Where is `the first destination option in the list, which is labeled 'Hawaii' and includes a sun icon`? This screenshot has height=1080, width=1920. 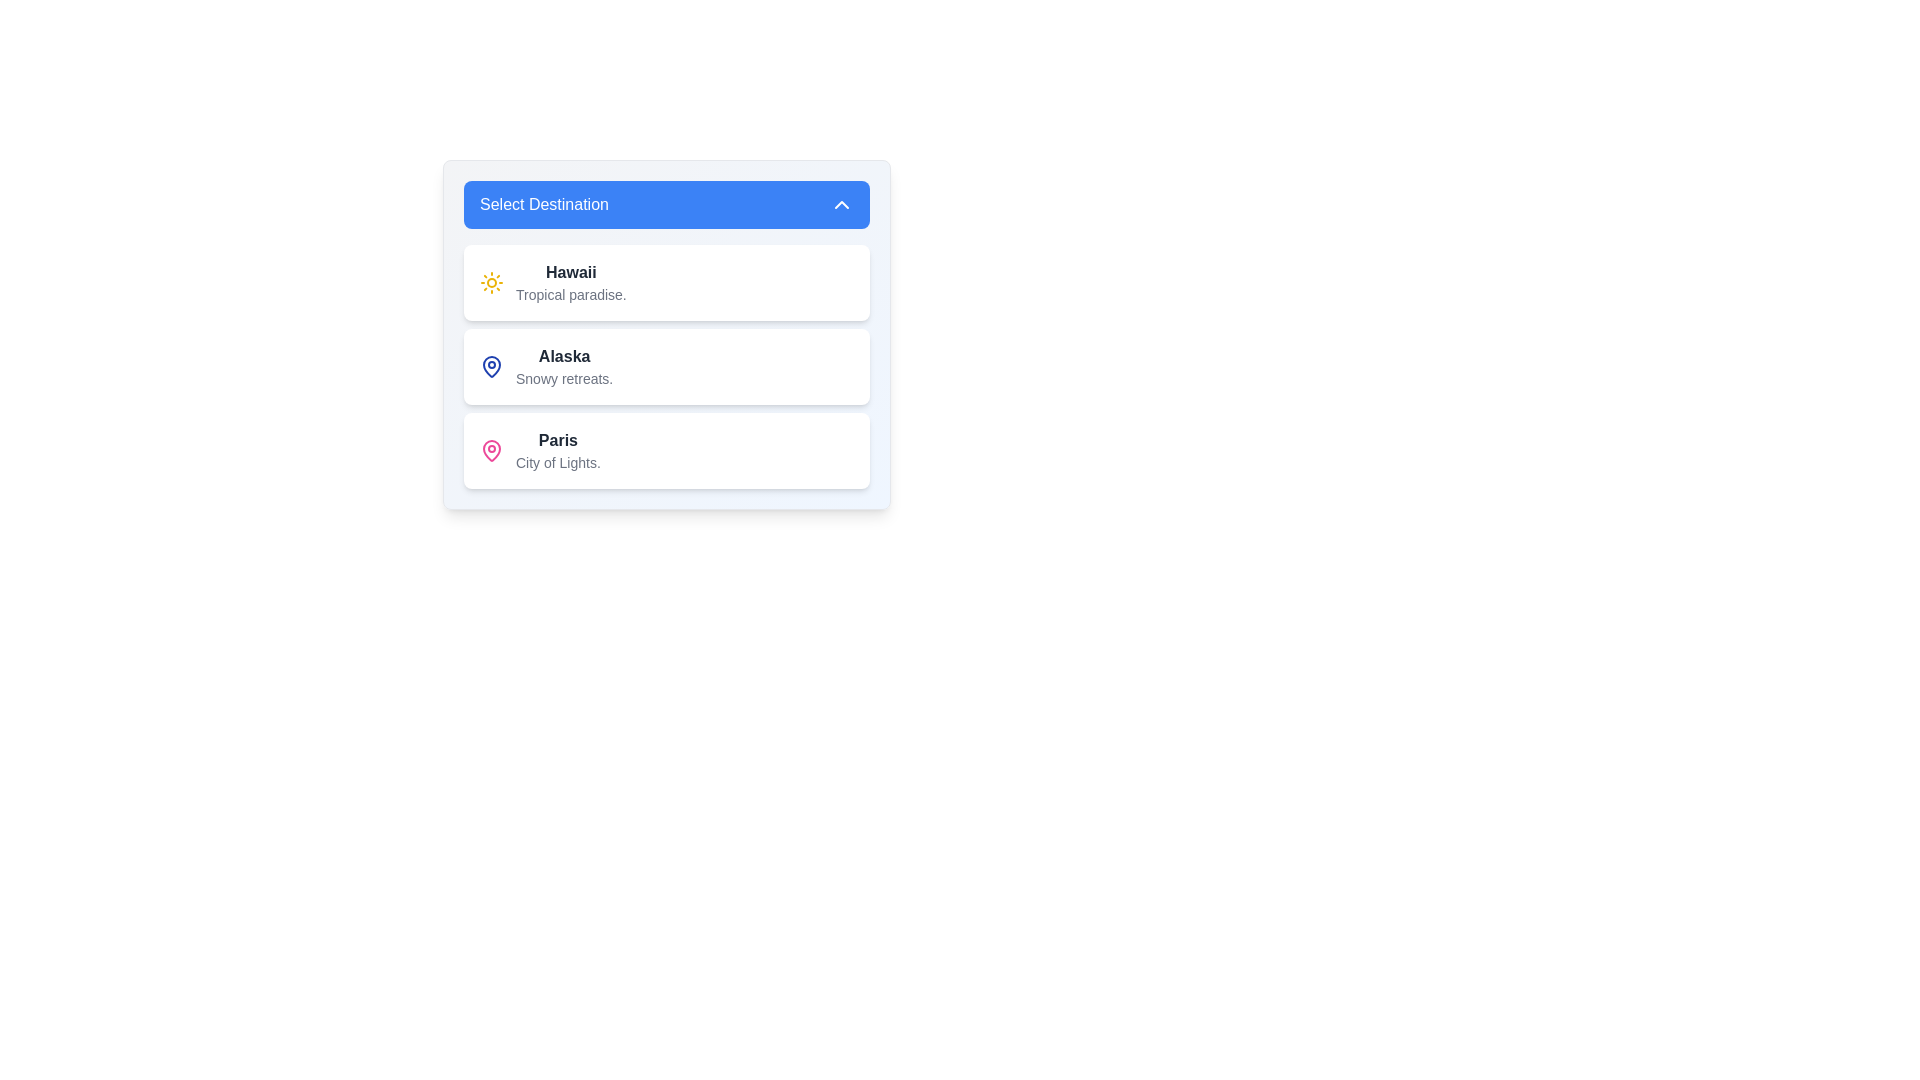
the first destination option in the list, which is labeled 'Hawaii' and includes a sun icon is located at coordinates (553, 282).